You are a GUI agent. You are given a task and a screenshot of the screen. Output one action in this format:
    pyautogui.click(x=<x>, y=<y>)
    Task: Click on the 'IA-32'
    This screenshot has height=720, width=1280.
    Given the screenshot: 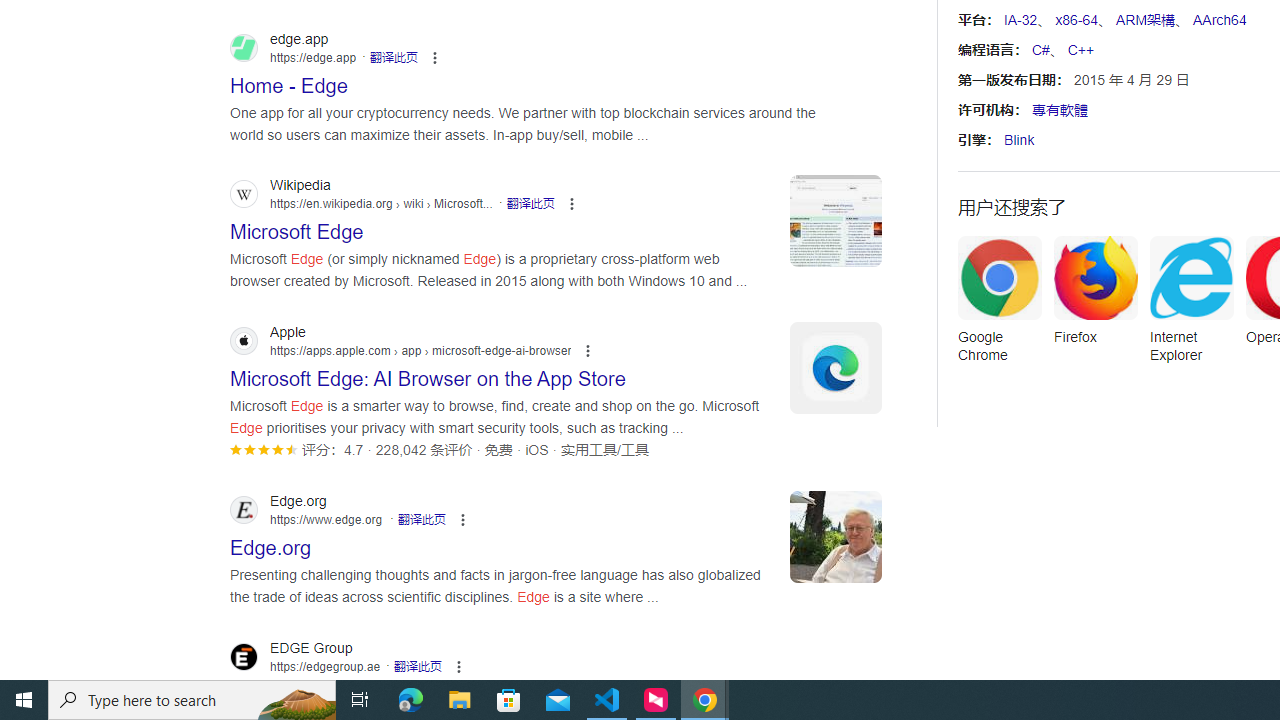 What is the action you would take?
    pyautogui.click(x=1020, y=20)
    